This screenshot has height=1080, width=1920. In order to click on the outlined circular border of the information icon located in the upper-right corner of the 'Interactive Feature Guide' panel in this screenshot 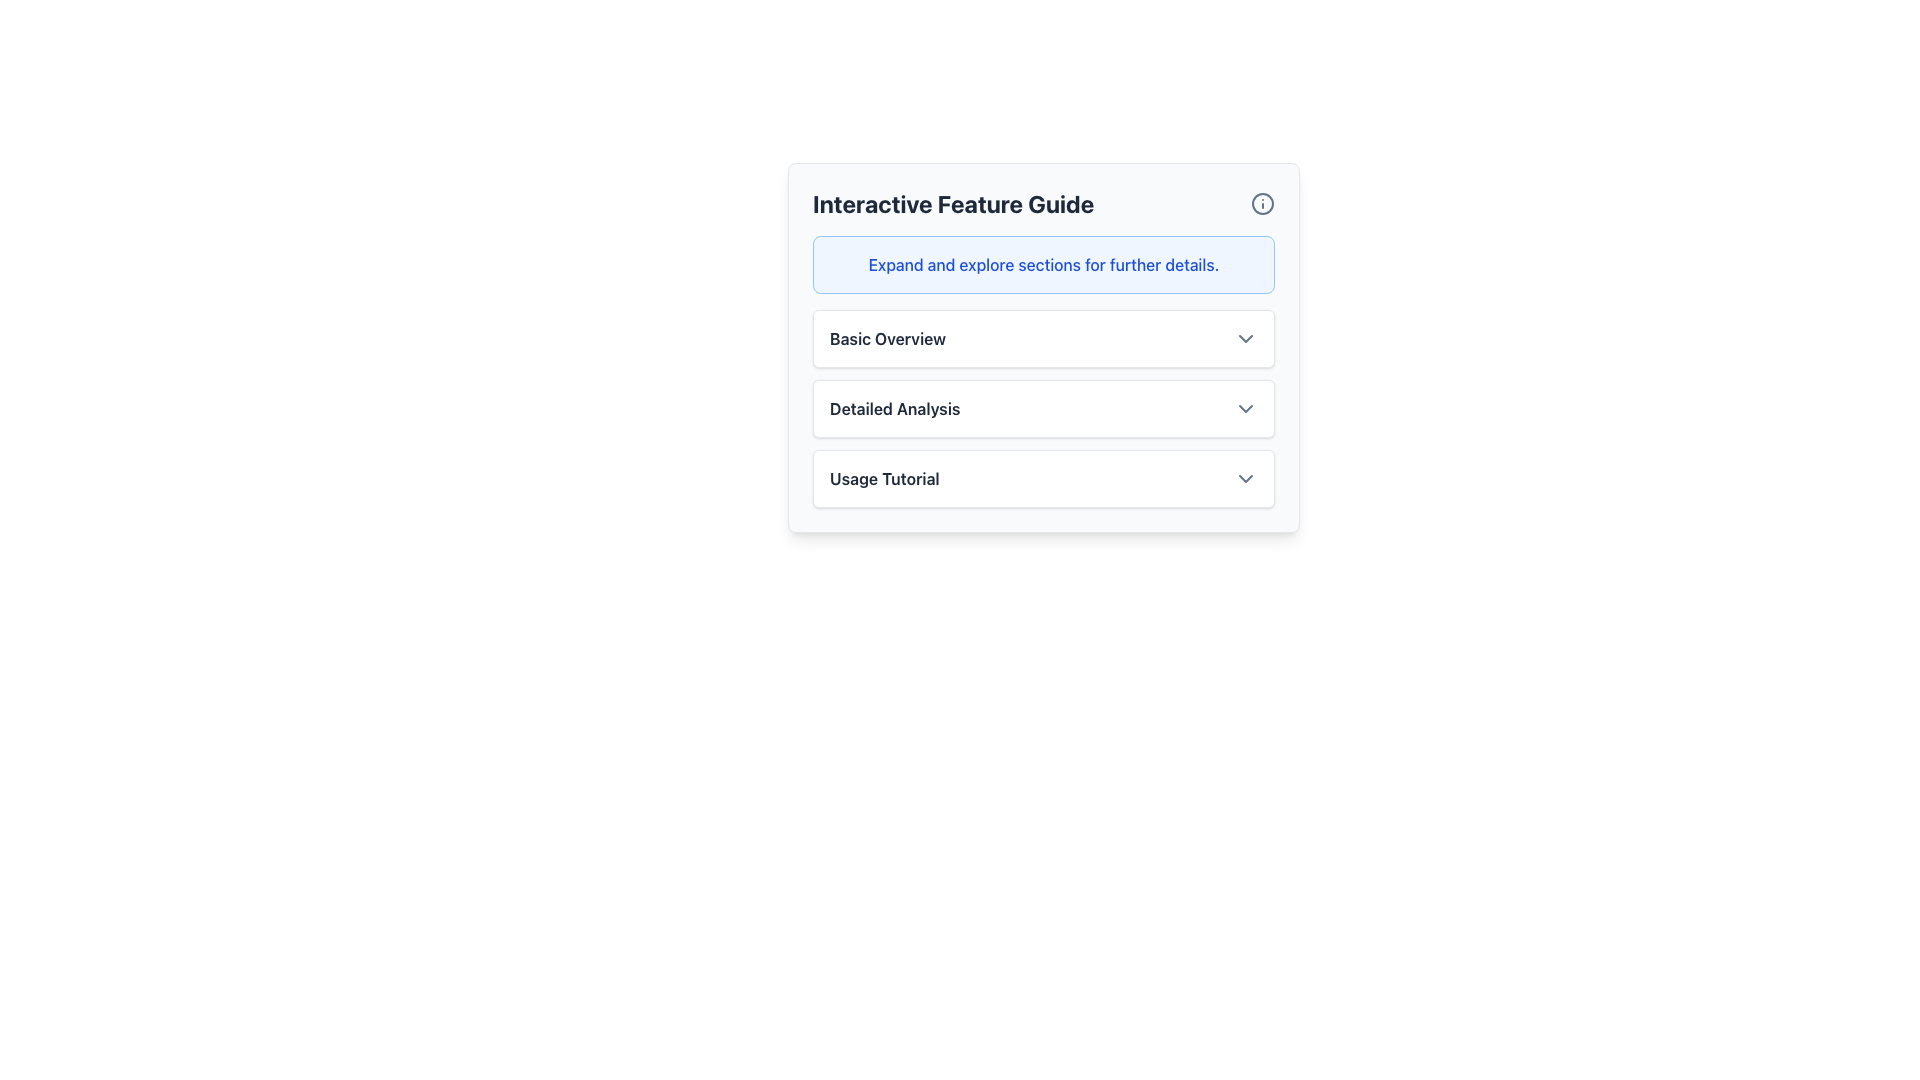, I will do `click(1261, 204)`.